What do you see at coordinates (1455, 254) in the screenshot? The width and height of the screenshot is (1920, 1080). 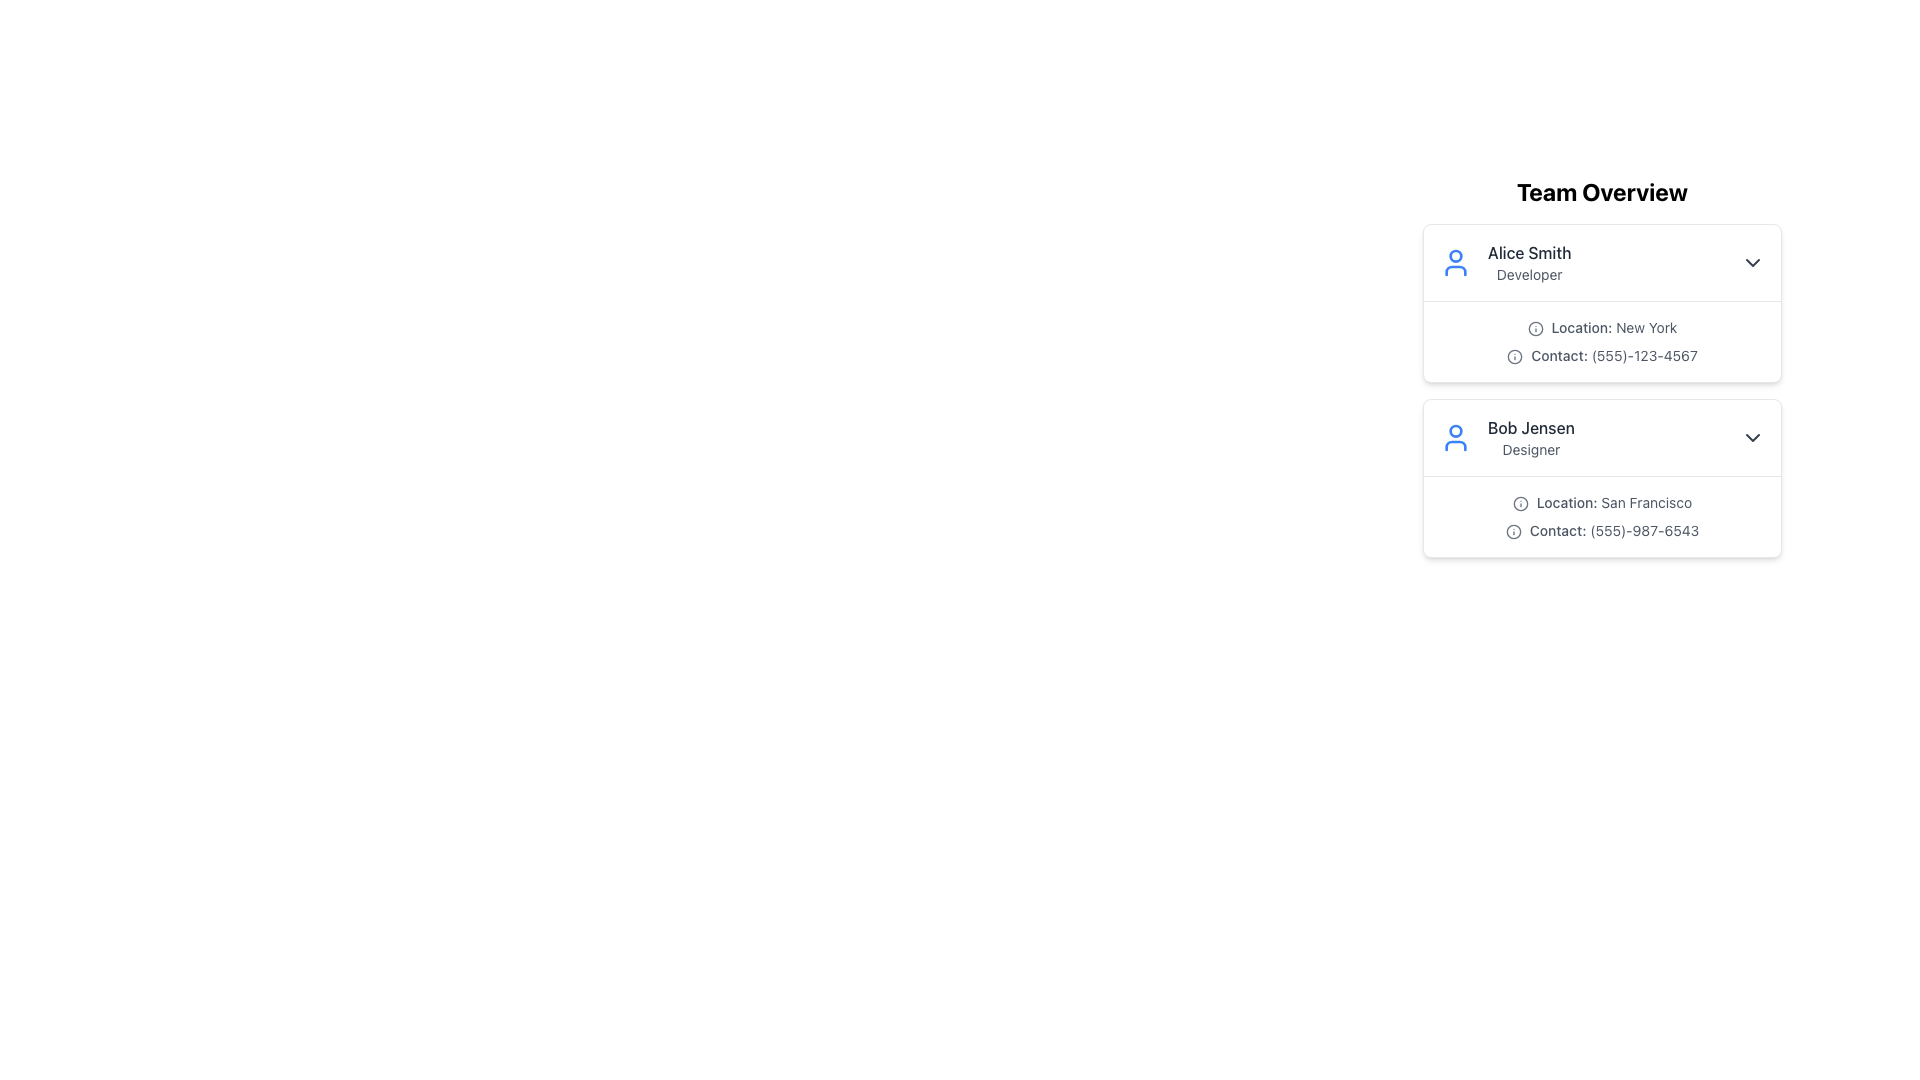 I see `the graphical shape (circle) representing the head of the user icon for 'Alice Smith'` at bounding box center [1455, 254].